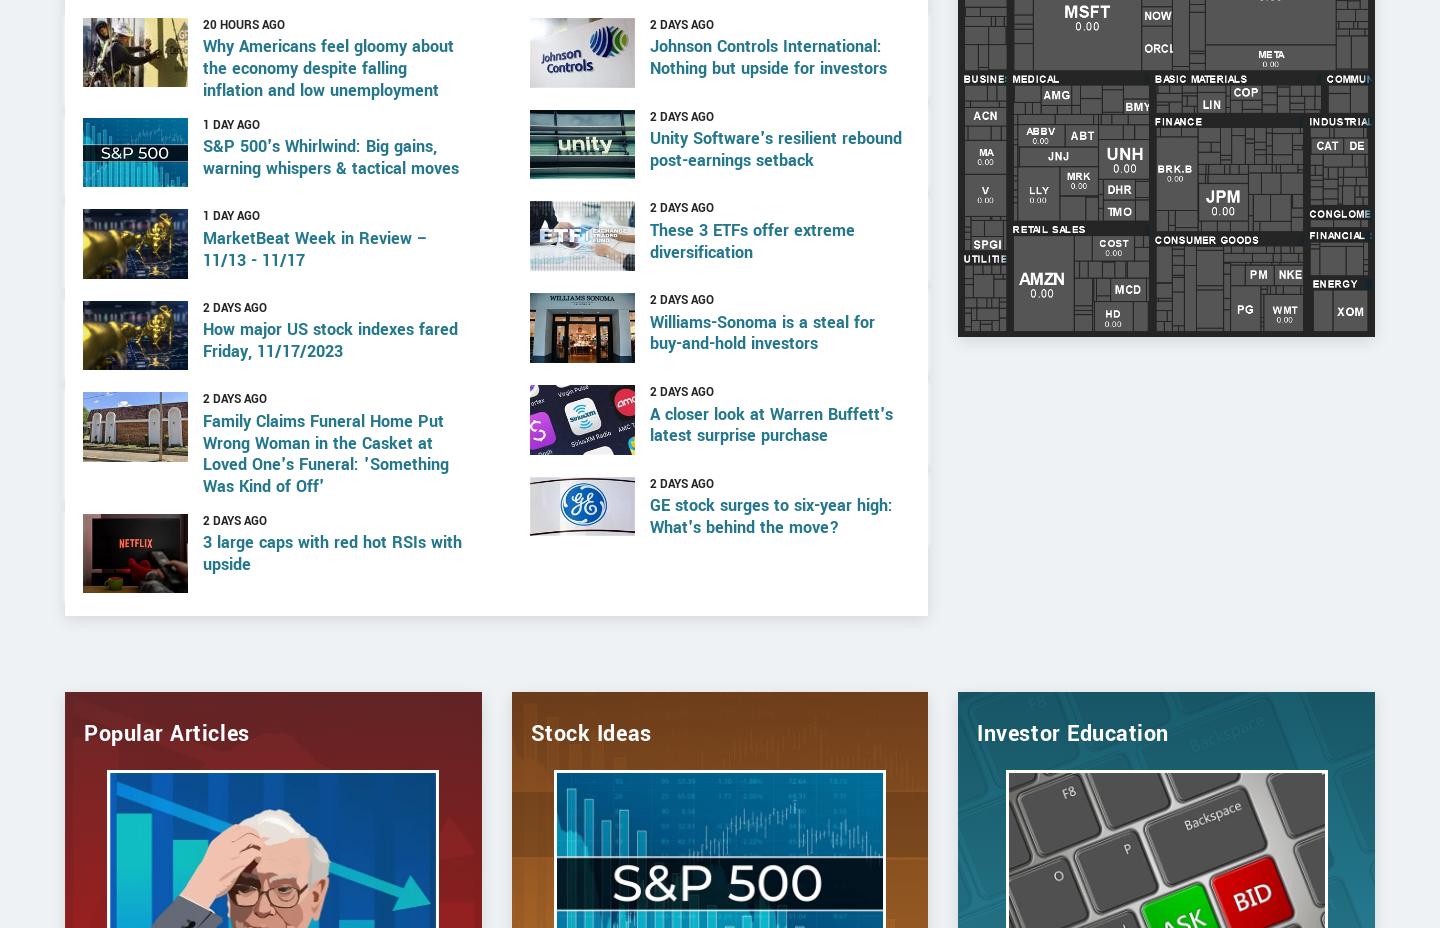 The width and height of the screenshot is (1440, 928). What do you see at coordinates (330, 404) in the screenshot?
I see `'How major US stock indexes fared Friday, 11/17/2023'` at bounding box center [330, 404].